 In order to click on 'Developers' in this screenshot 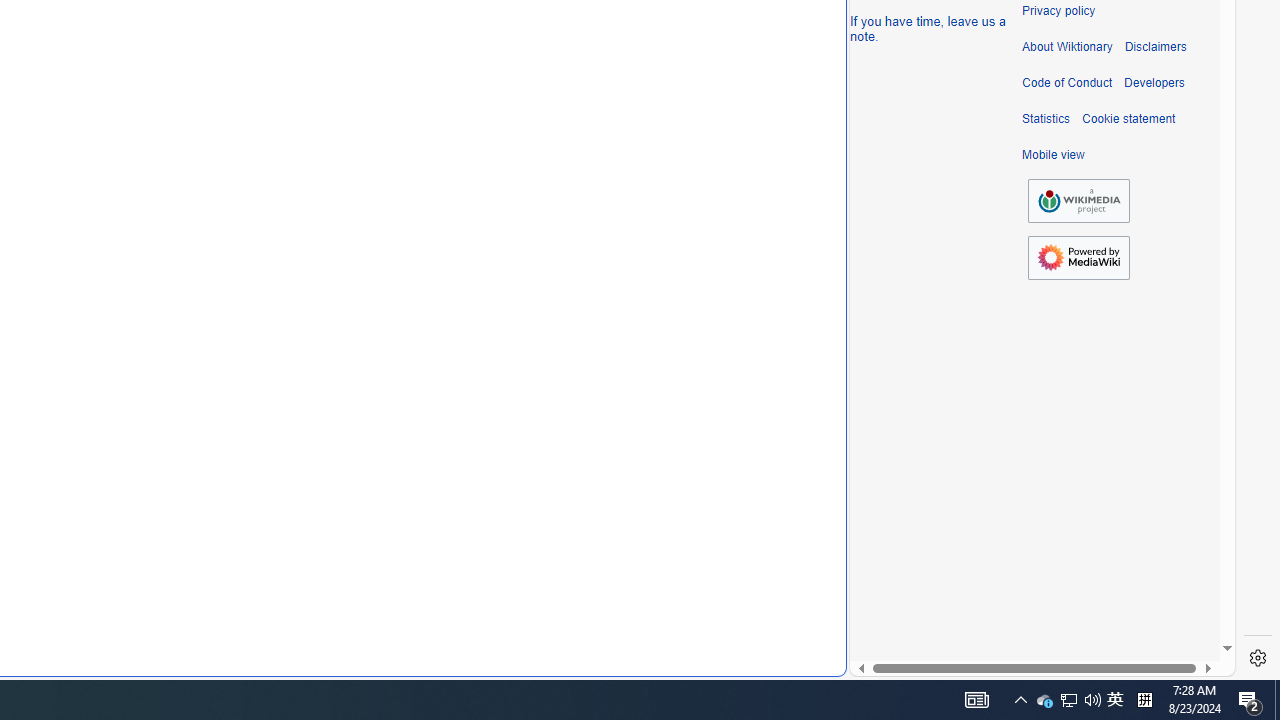, I will do `click(1154, 82)`.